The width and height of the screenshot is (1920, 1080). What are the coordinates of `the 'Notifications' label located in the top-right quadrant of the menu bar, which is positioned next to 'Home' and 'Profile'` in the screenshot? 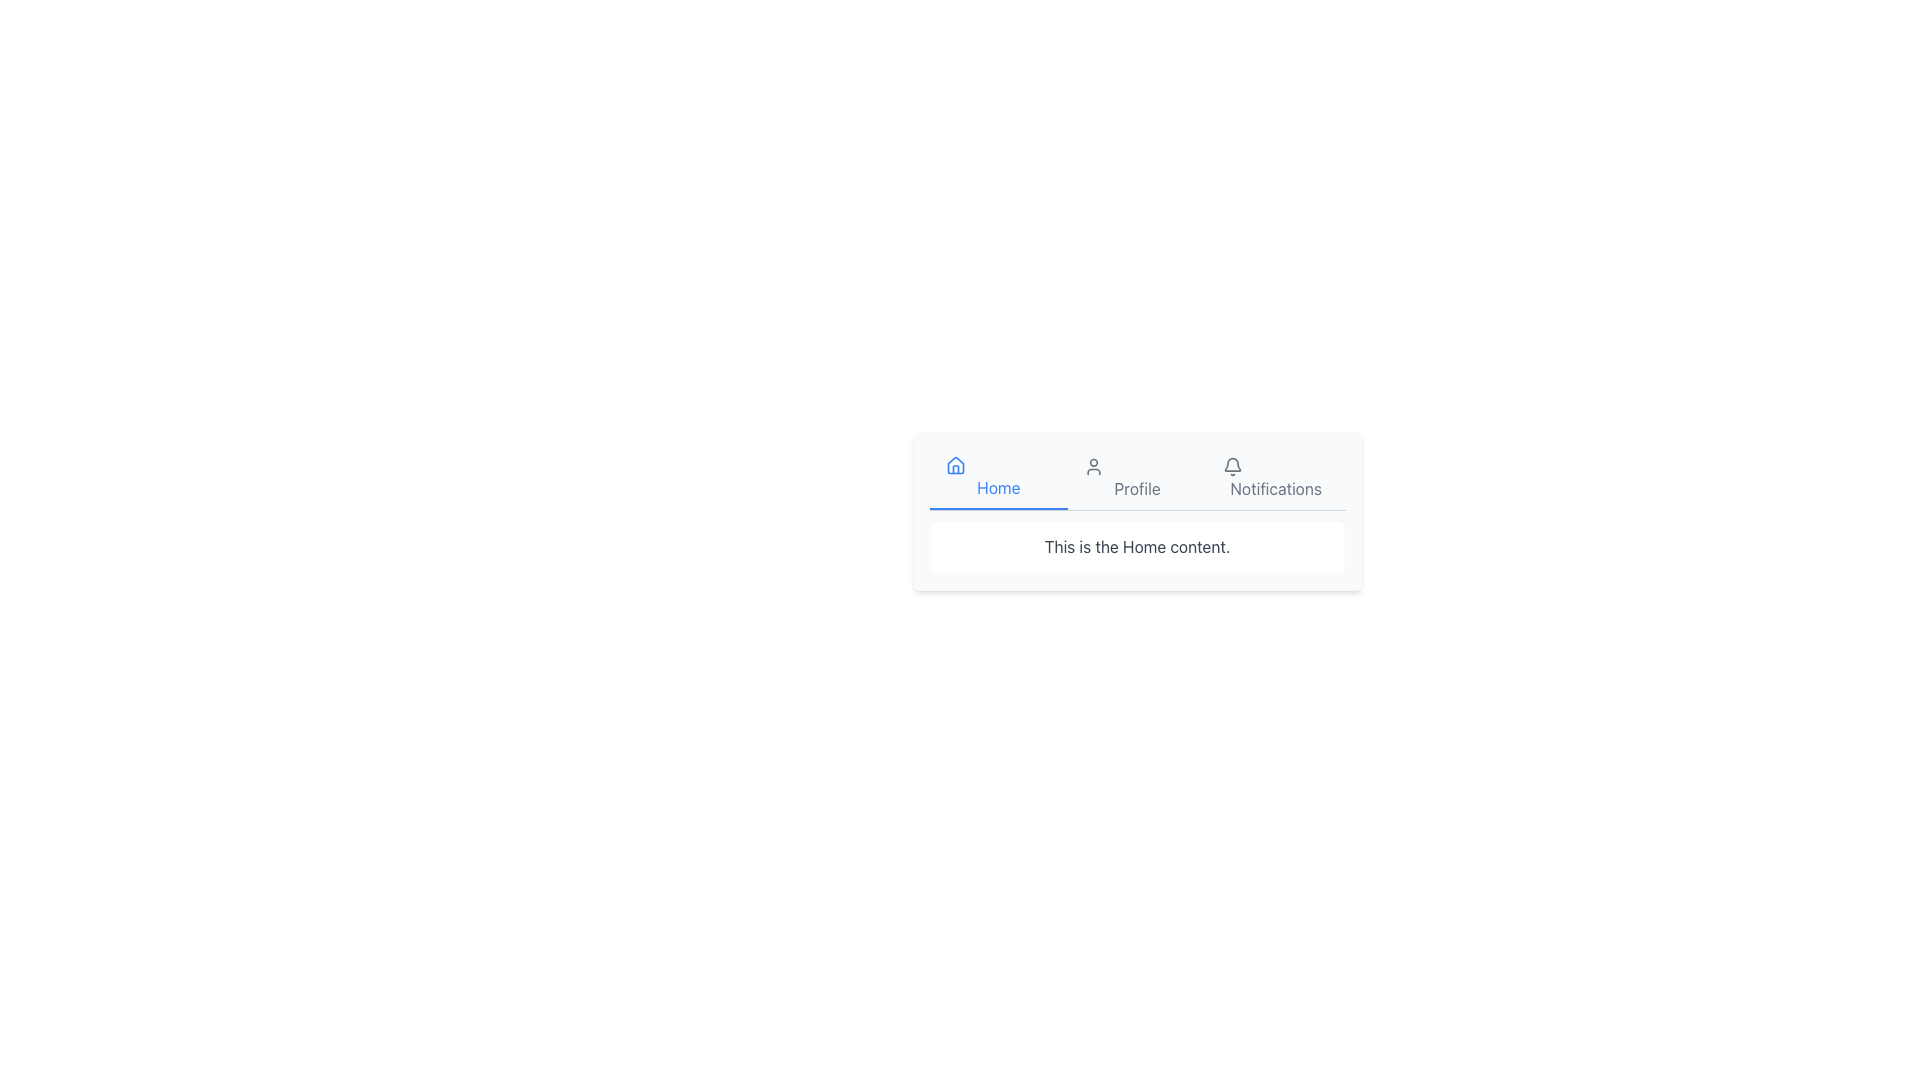 It's located at (1275, 489).